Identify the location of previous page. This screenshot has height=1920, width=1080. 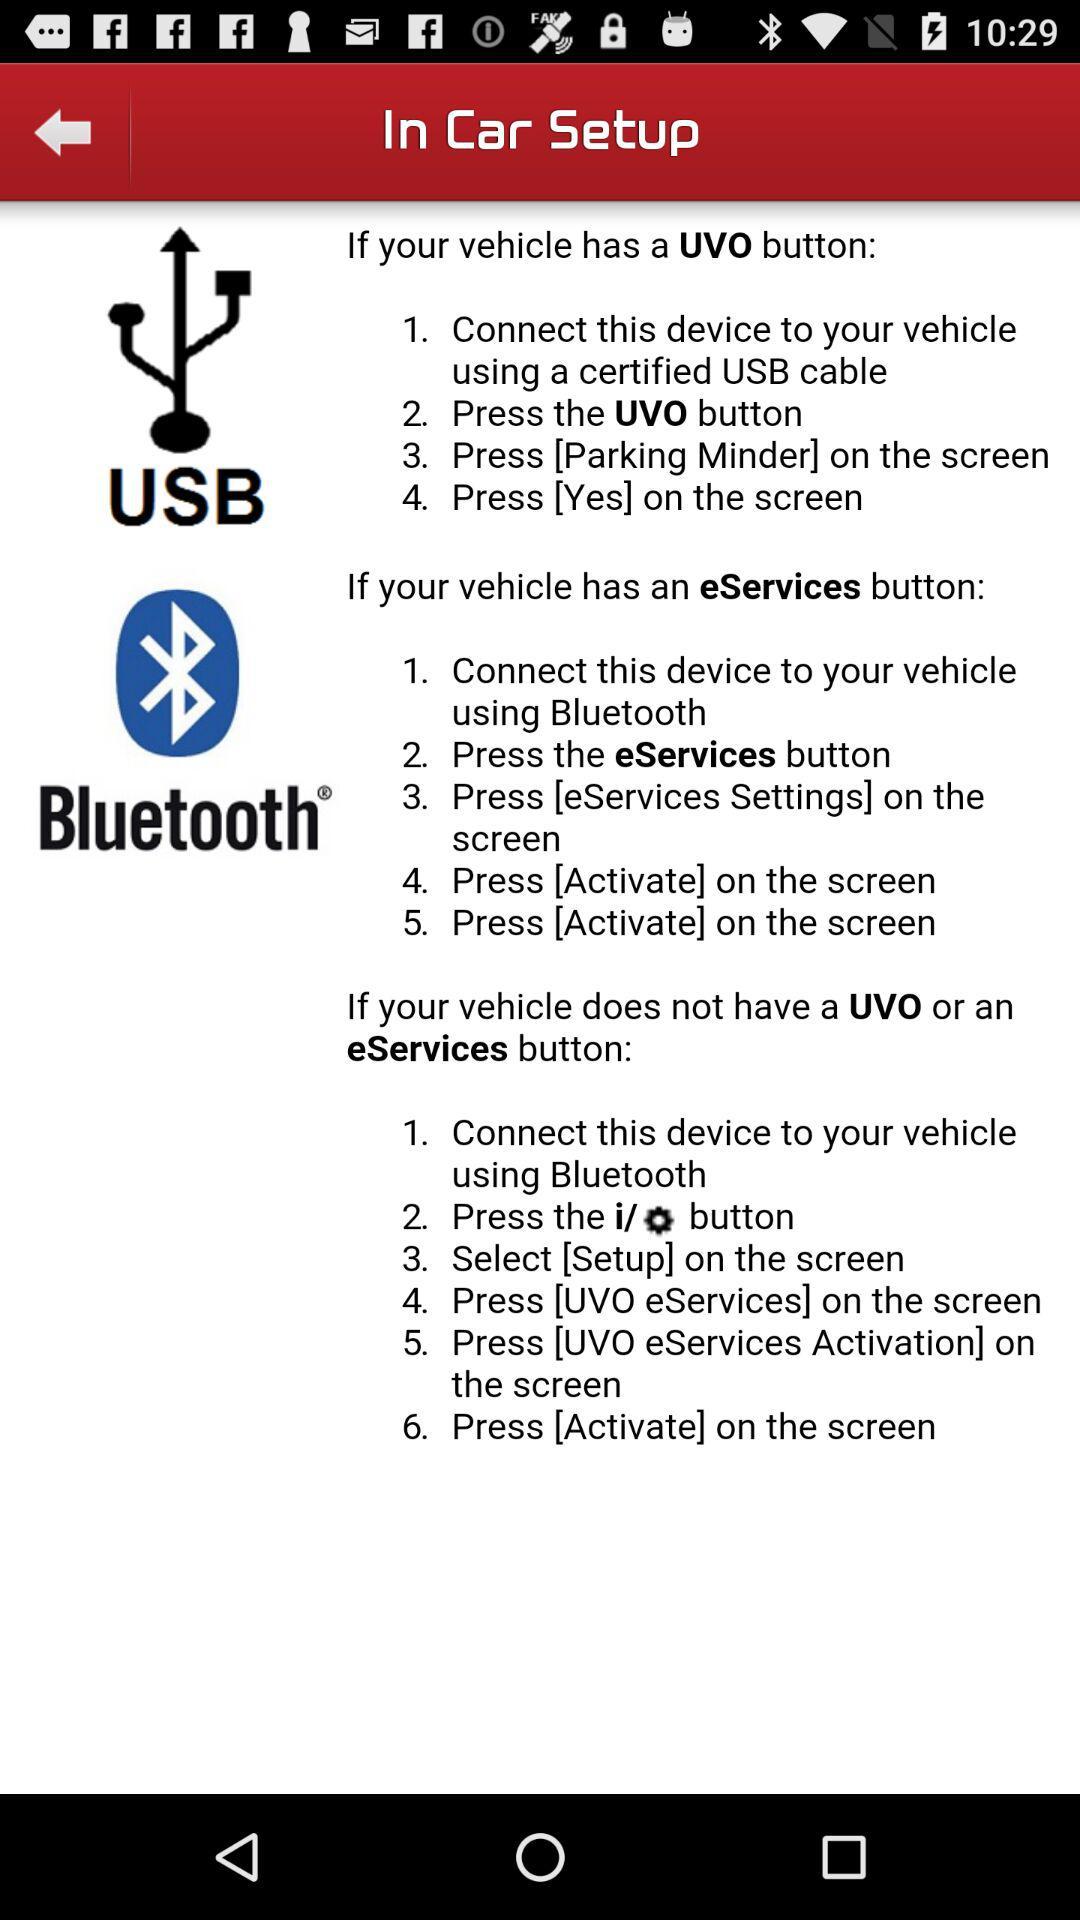
(64, 144).